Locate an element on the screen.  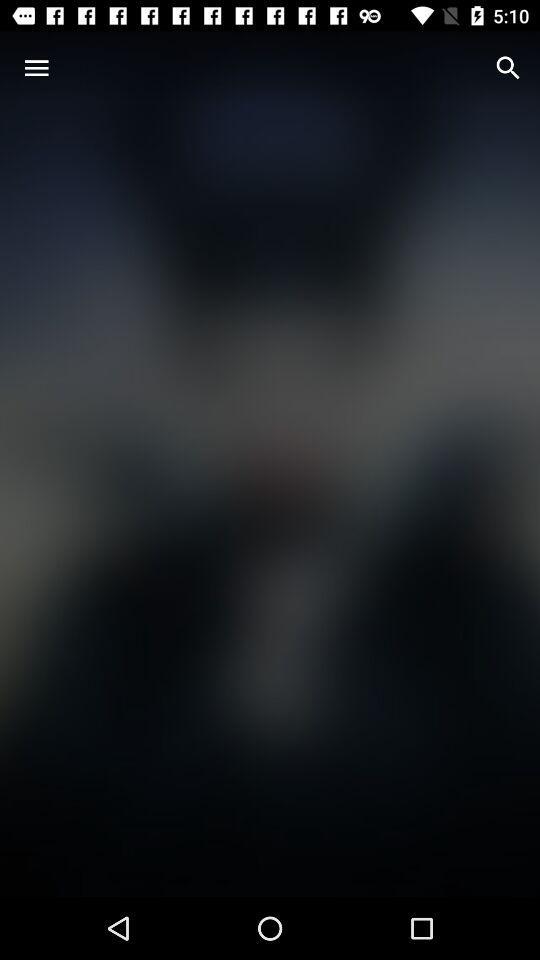
the item at the top right corner is located at coordinates (508, 68).